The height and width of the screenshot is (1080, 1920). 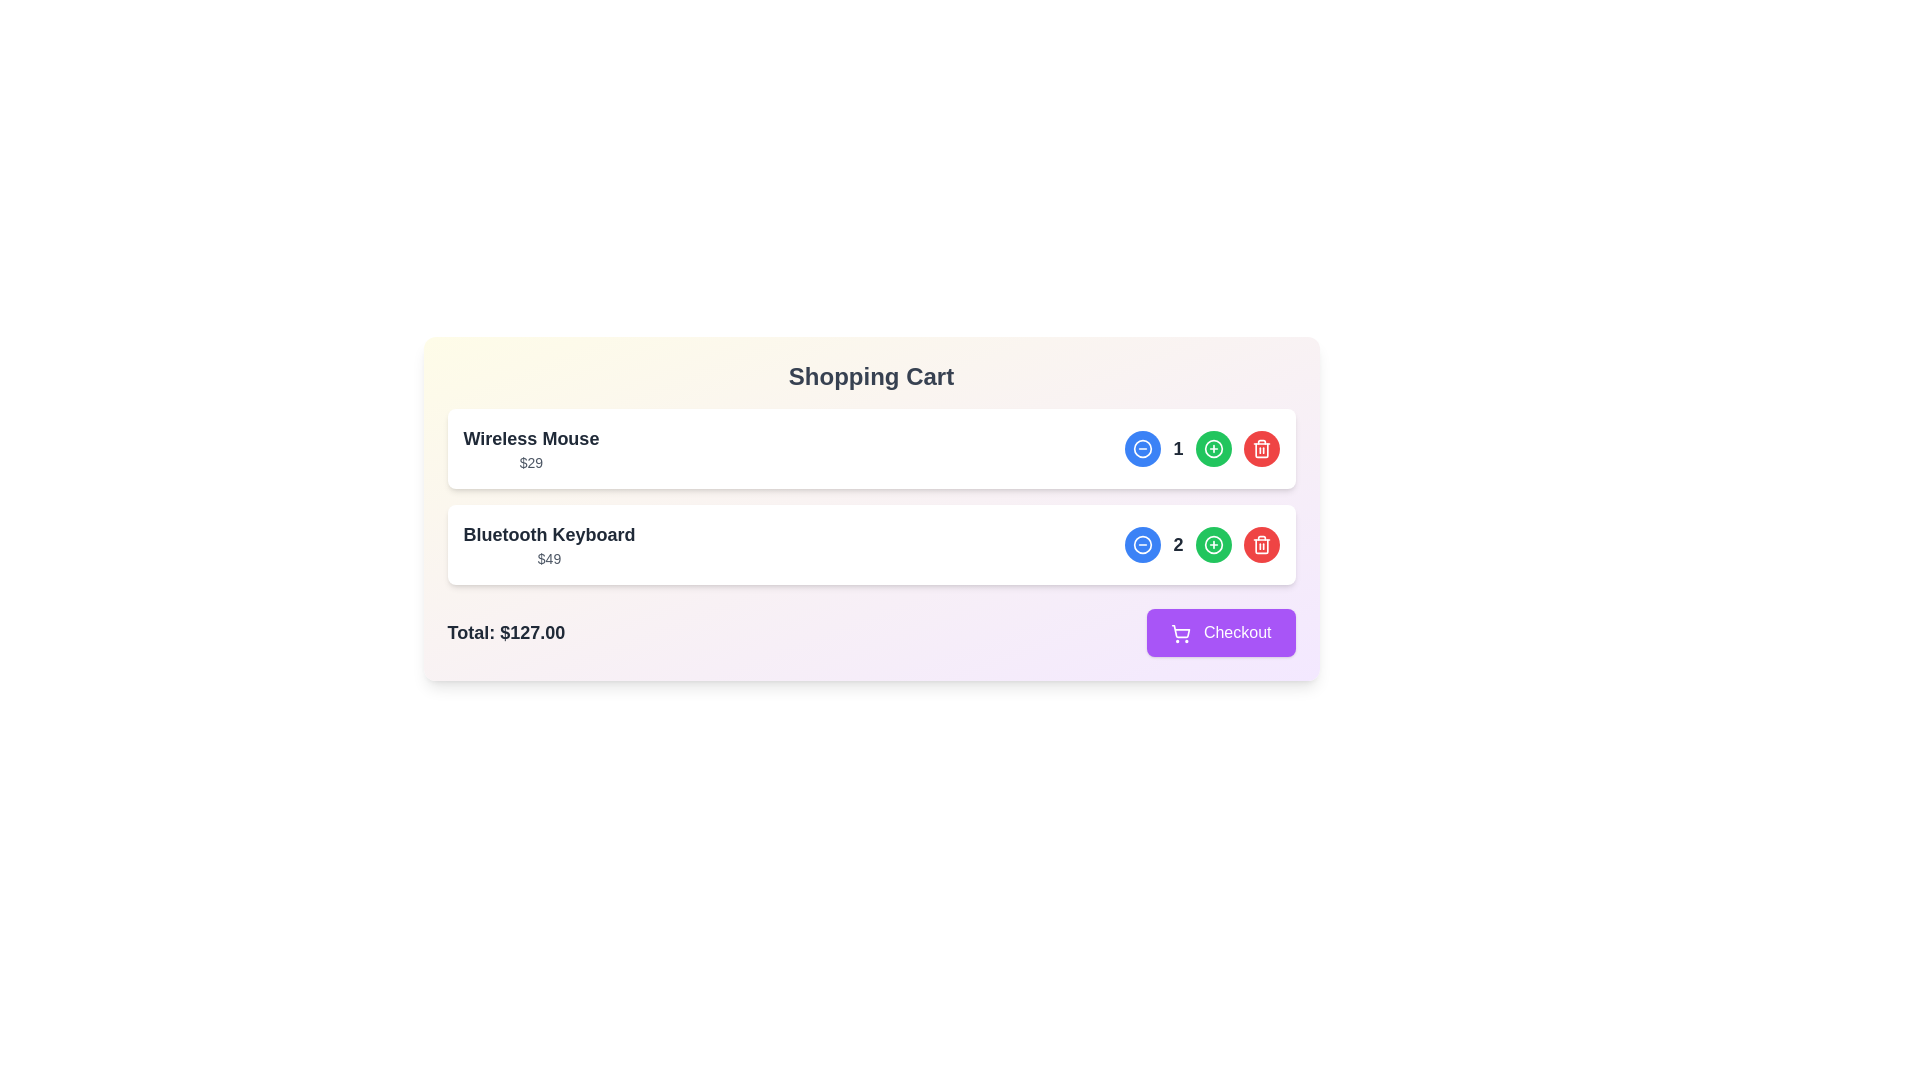 What do you see at coordinates (549, 559) in the screenshot?
I see `the text element displaying the price '$49', which is styled in small gray text and located below the 'Bluetooth Keyboard' item in the shopping cart` at bounding box center [549, 559].